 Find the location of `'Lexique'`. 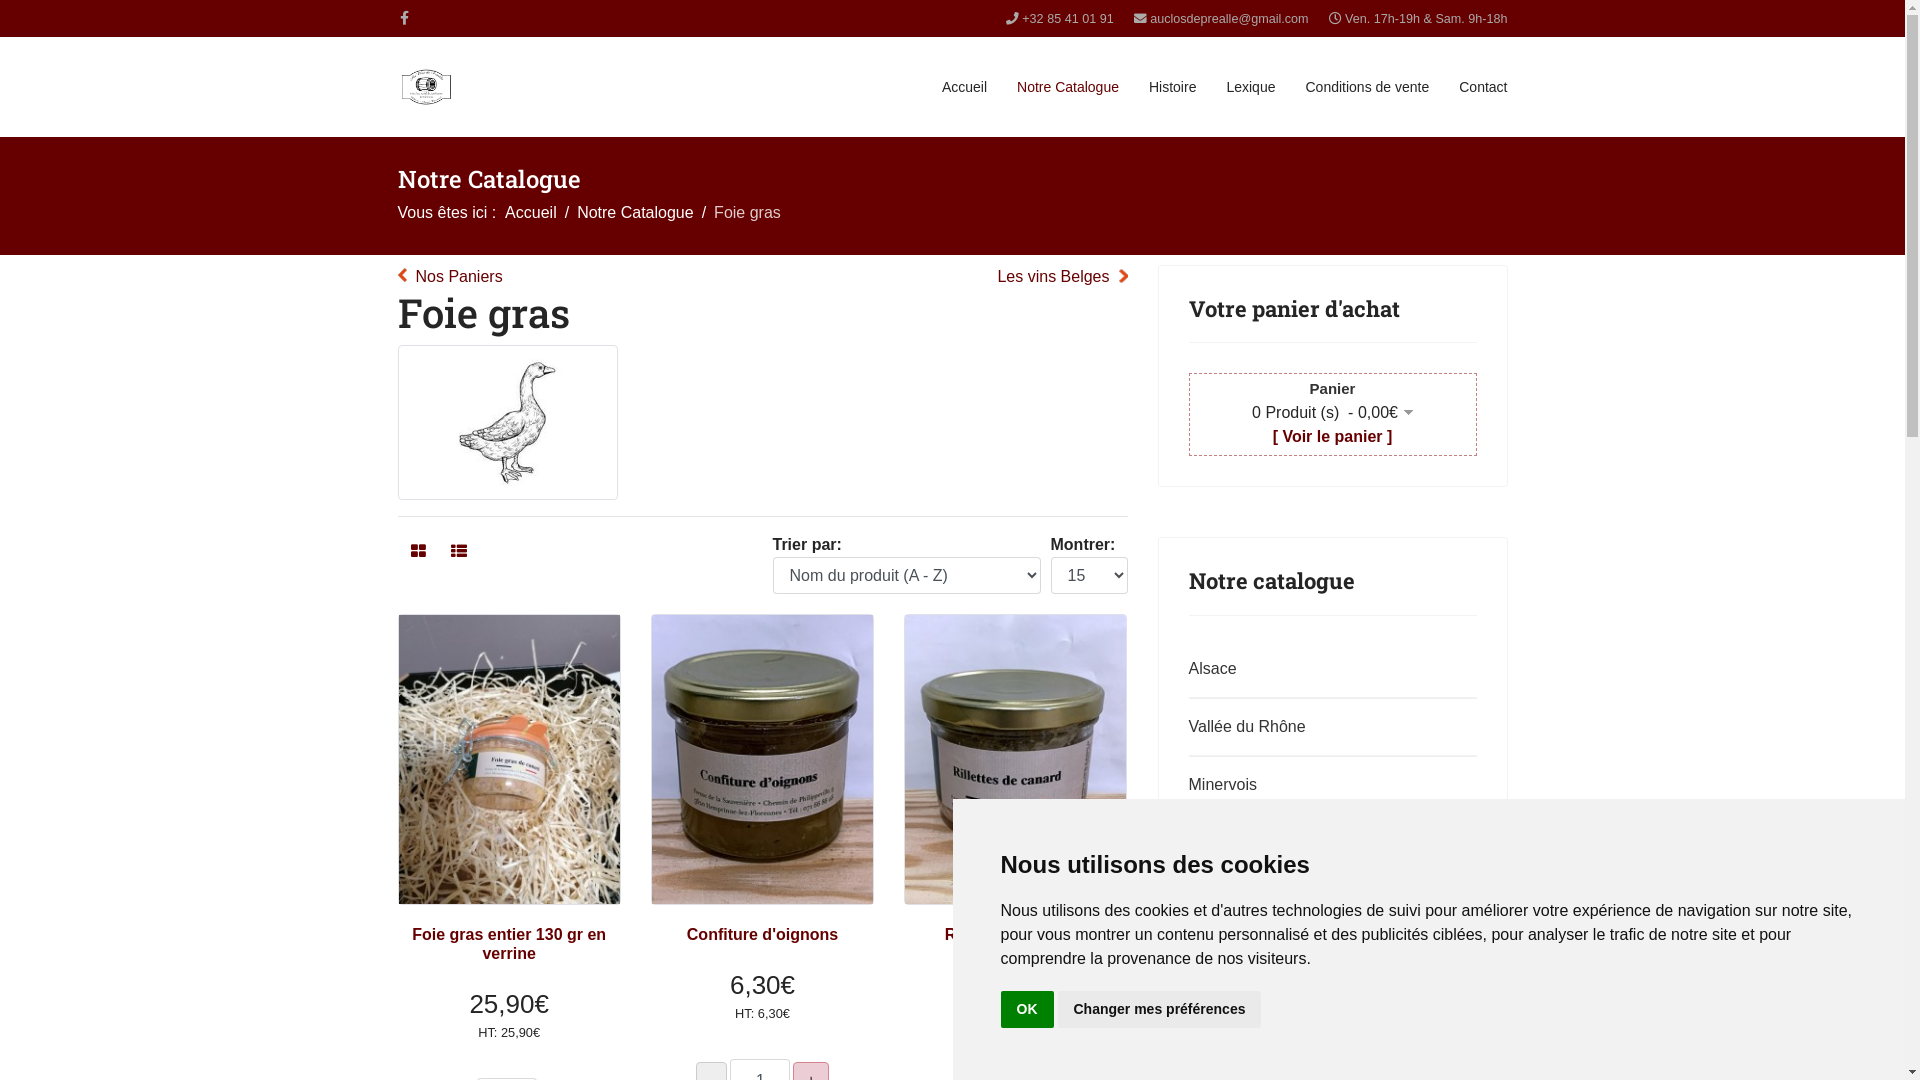

'Lexique' is located at coordinates (1249, 86).